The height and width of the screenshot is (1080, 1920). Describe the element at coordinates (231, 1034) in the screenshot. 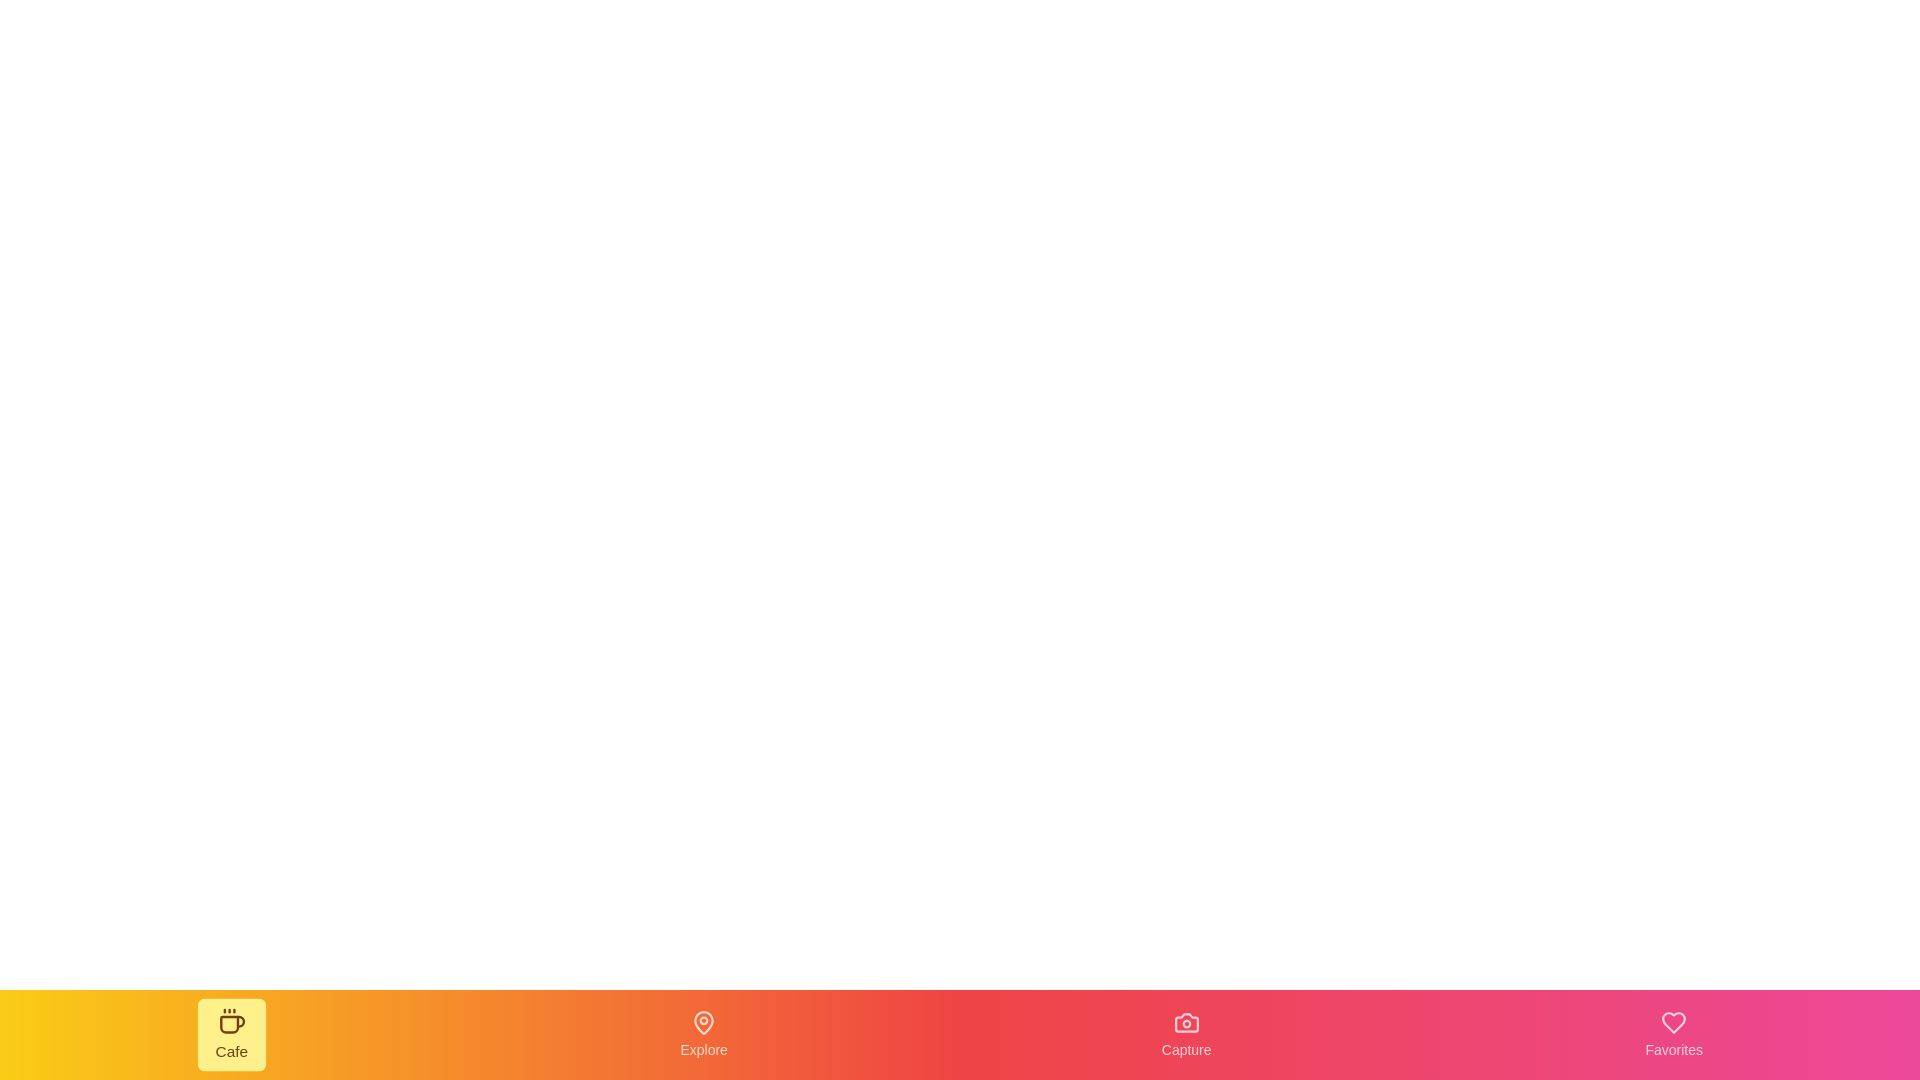

I see `the navigation item Cafe from the bottom navigation bar` at that location.